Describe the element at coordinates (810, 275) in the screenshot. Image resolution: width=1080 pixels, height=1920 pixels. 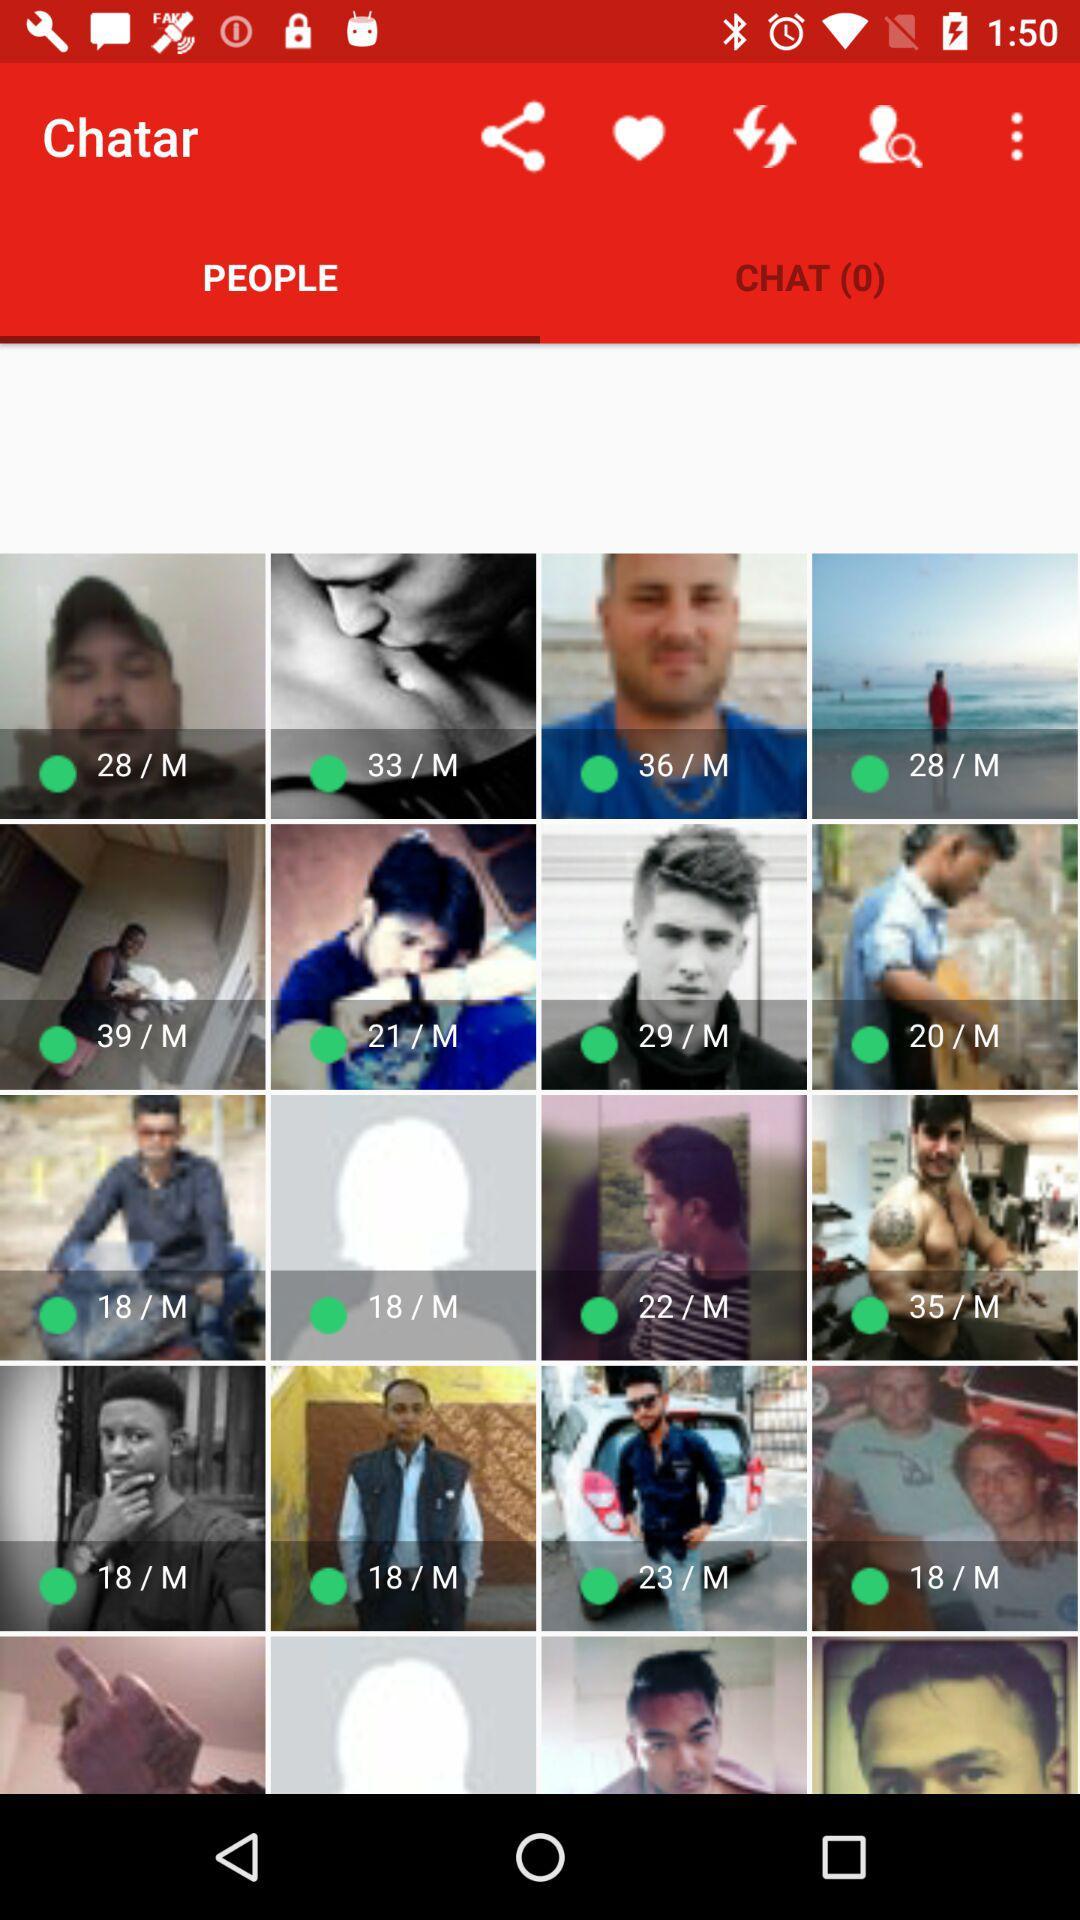
I see `icon to the right of people` at that location.